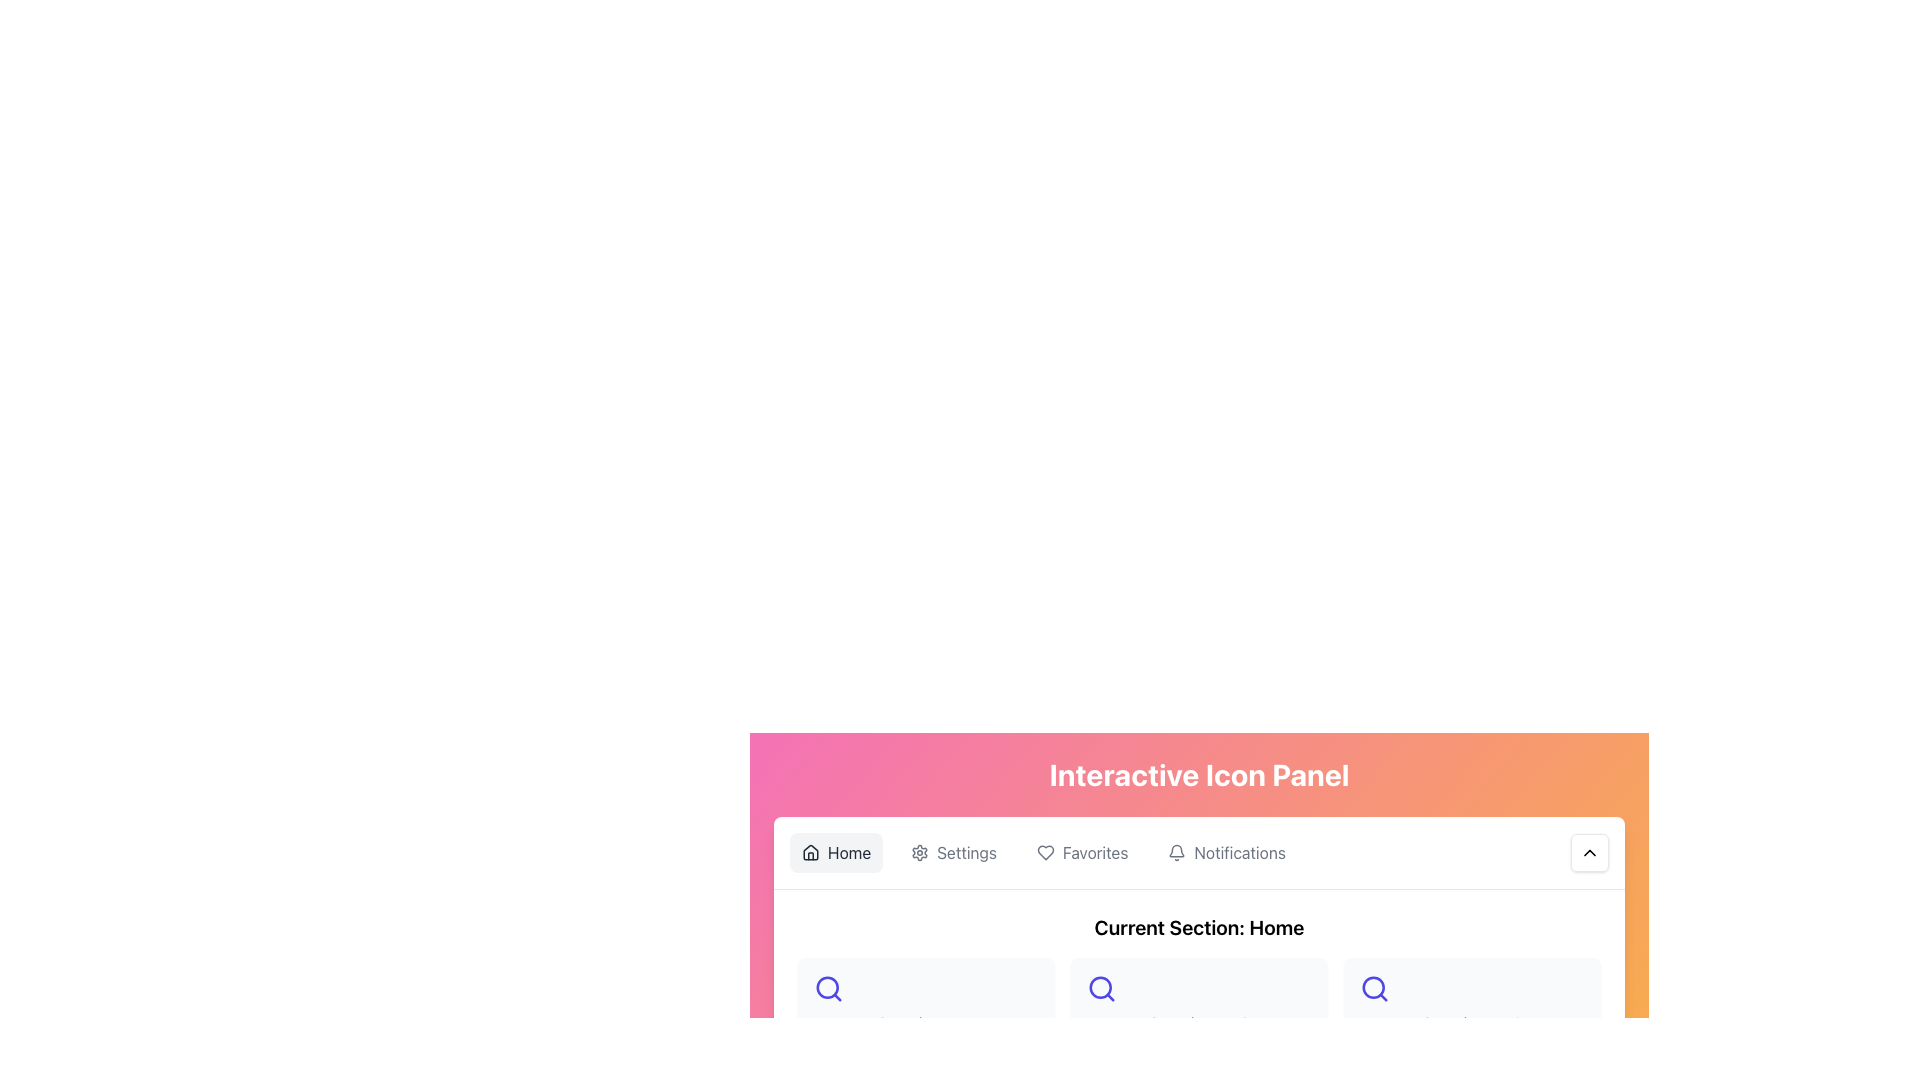  What do you see at coordinates (919, 852) in the screenshot?
I see `the gear-shaped icon button located in the upper navigation bar next to the 'Home' button and left of the 'Favorites' button` at bounding box center [919, 852].